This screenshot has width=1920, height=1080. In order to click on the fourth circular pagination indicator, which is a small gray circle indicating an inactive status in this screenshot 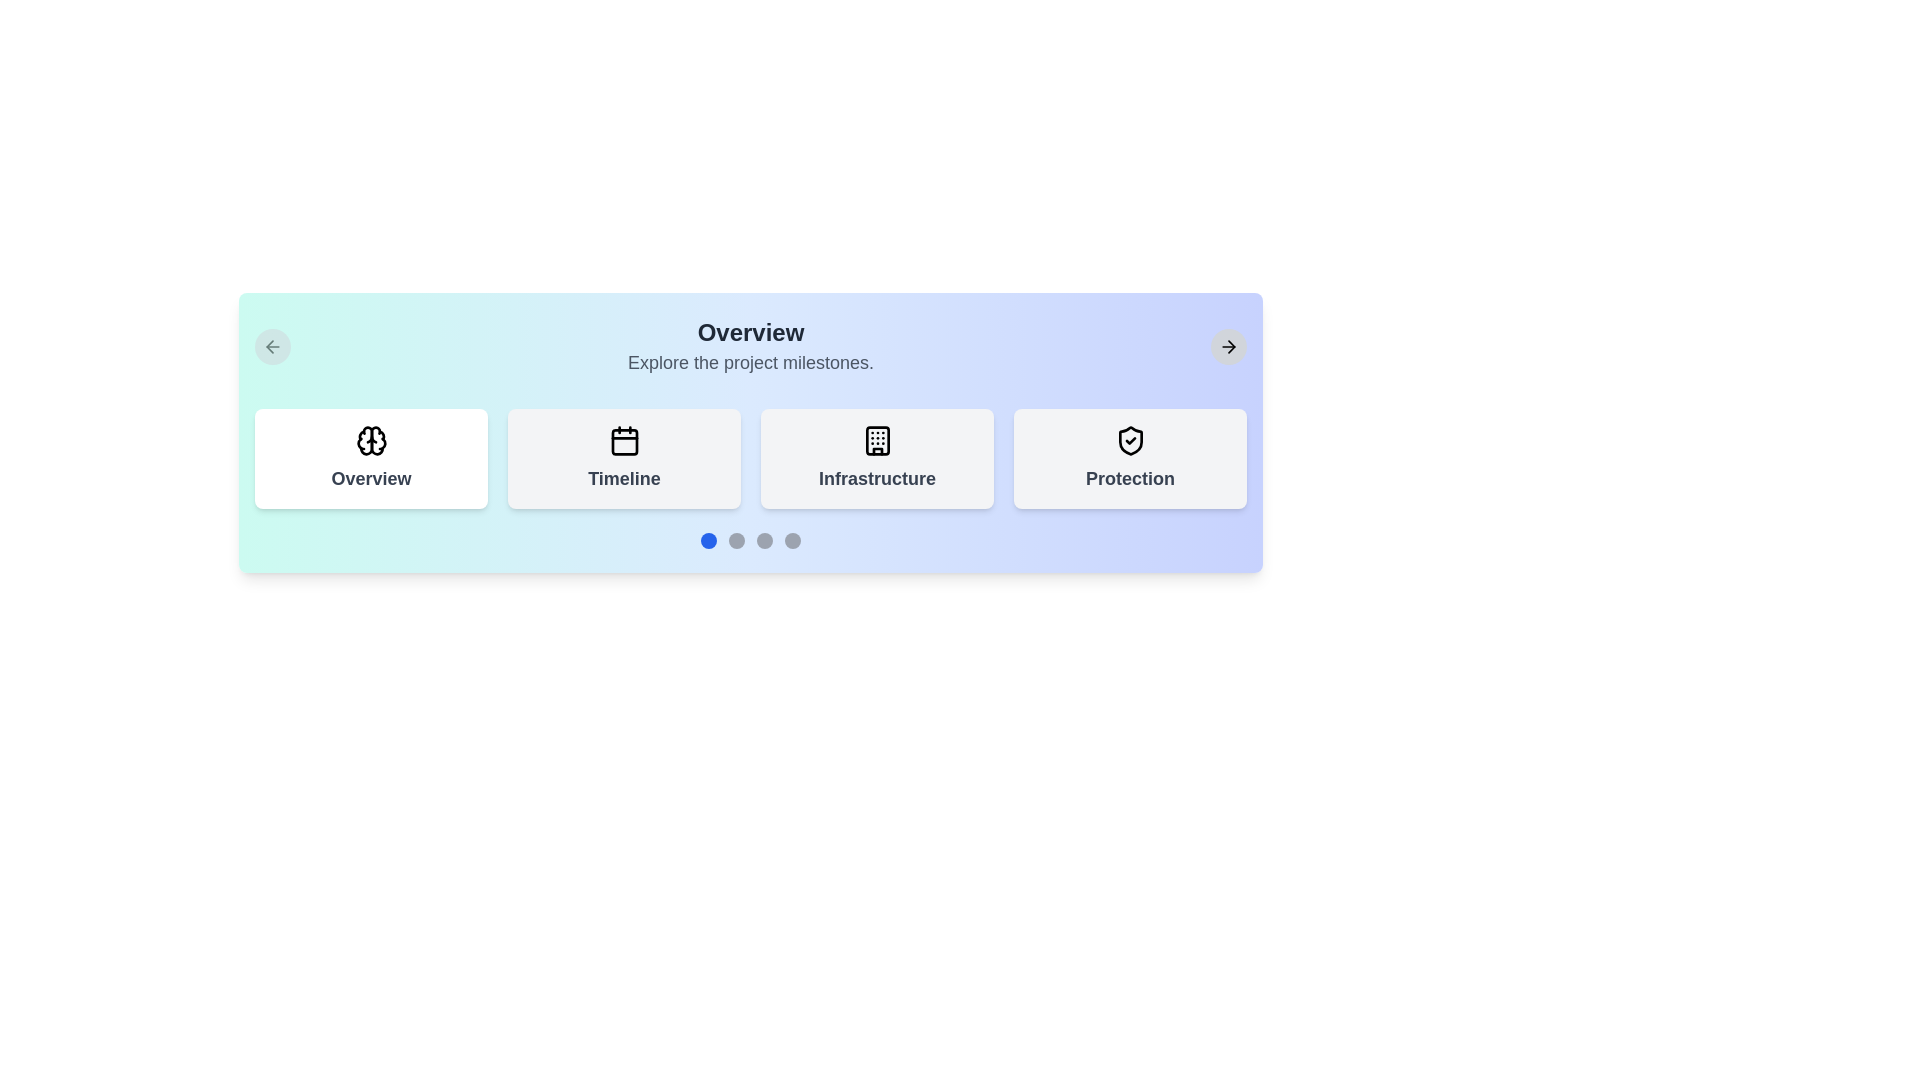, I will do `click(791, 540)`.